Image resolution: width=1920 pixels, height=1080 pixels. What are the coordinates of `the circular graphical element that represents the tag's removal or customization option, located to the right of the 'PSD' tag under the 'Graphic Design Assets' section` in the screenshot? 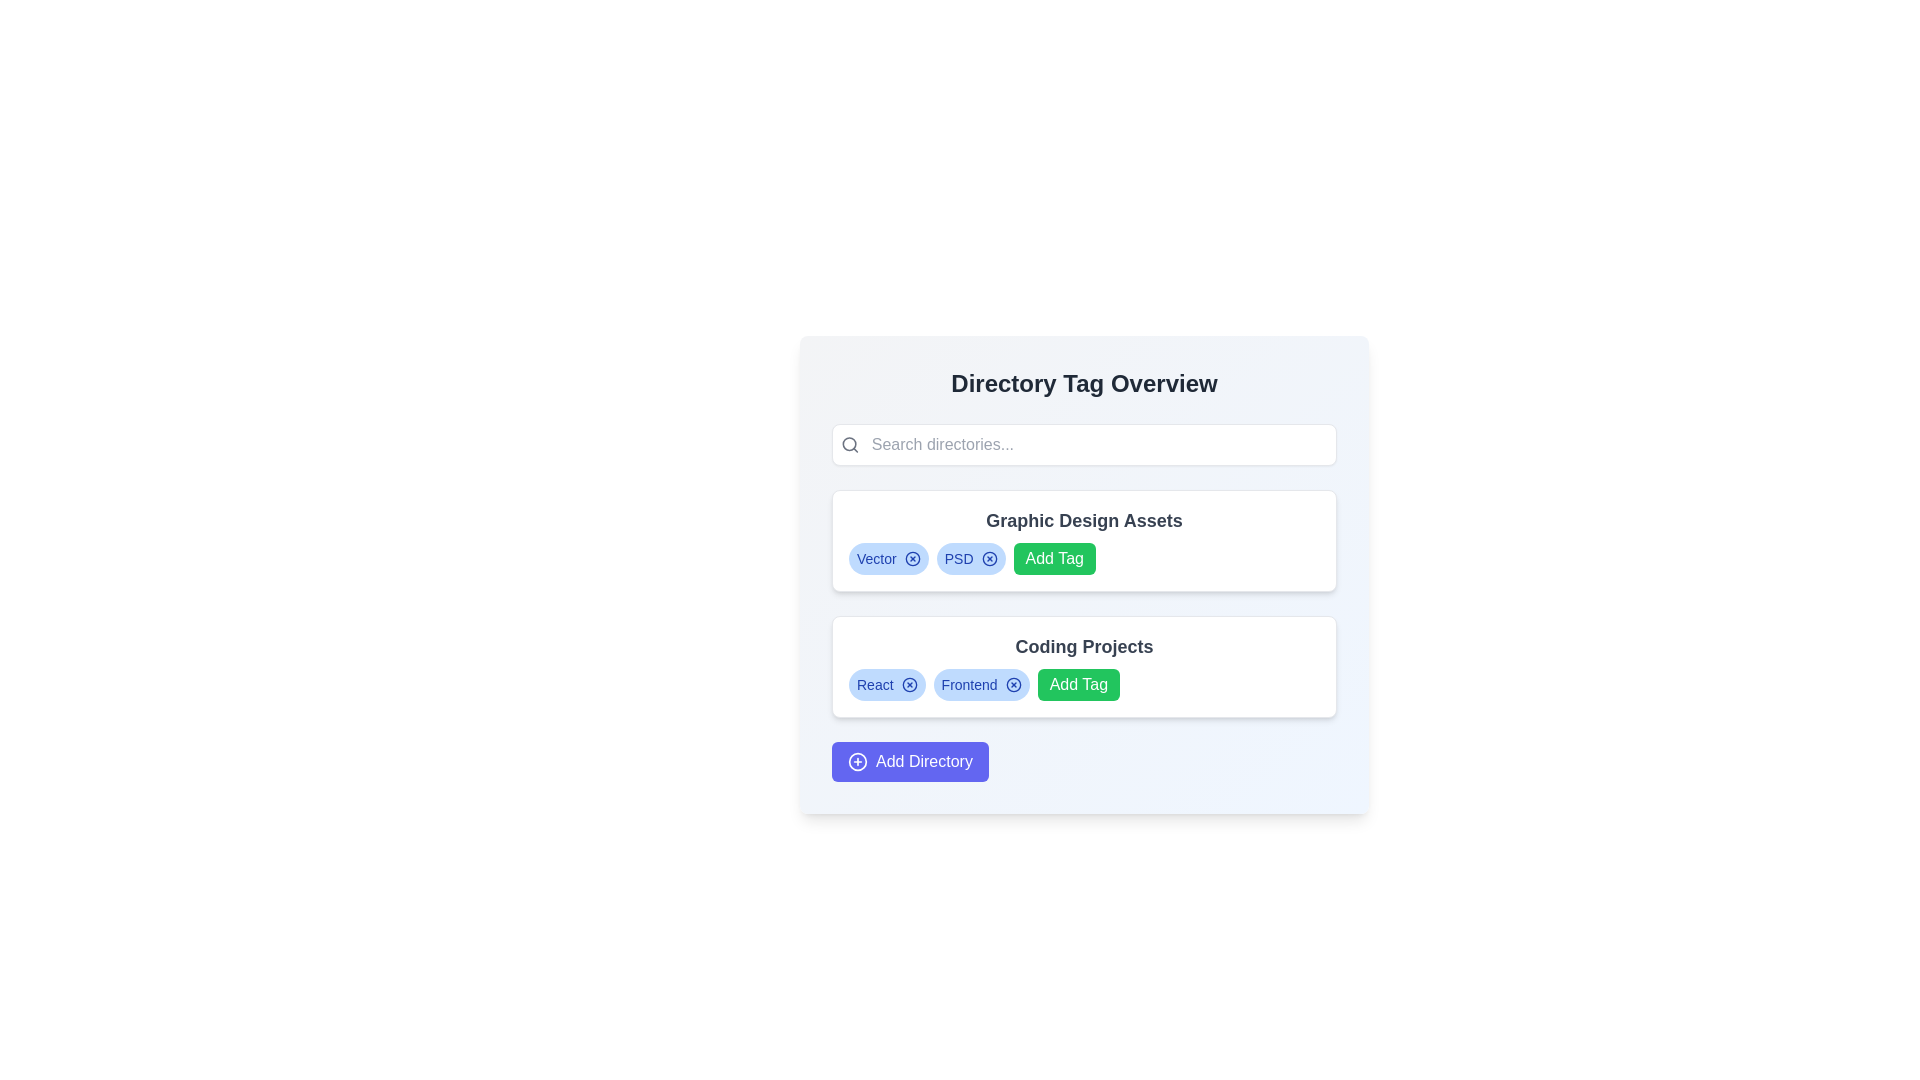 It's located at (989, 559).